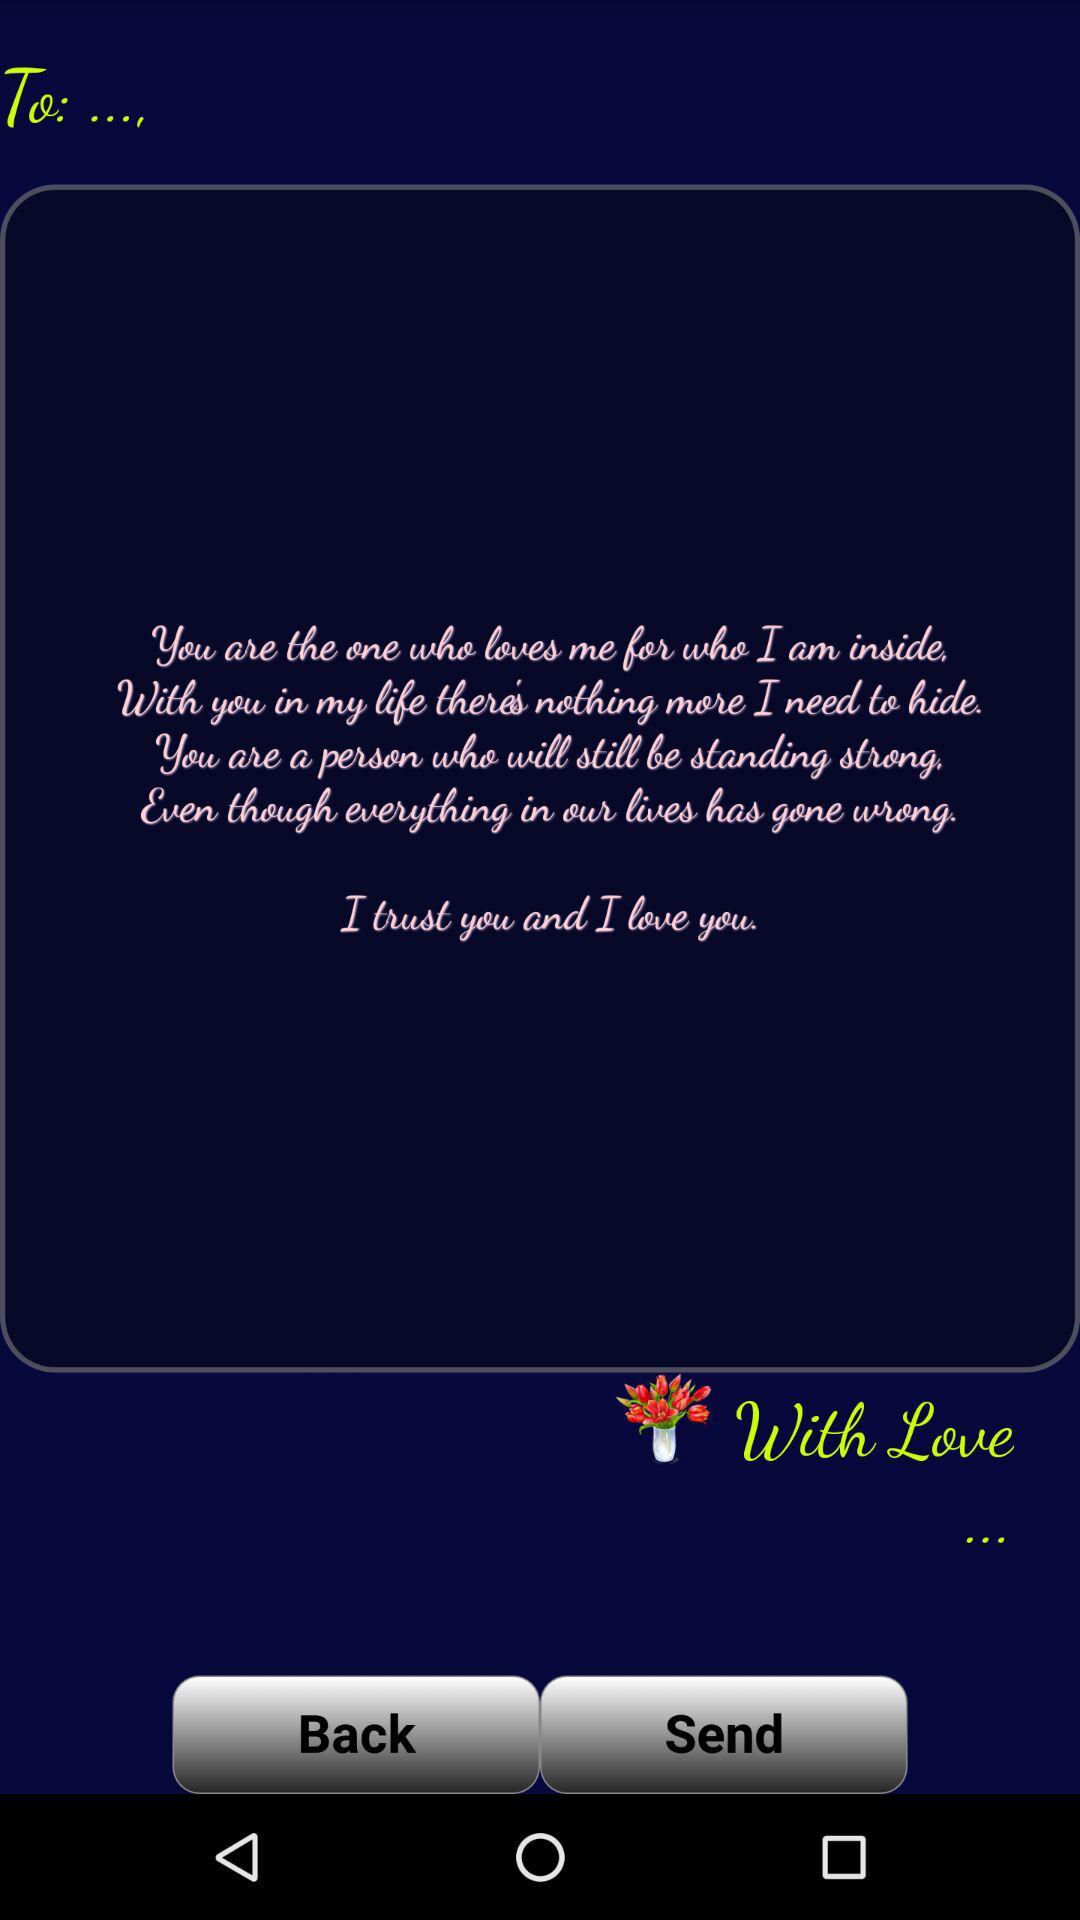 Image resolution: width=1080 pixels, height=1920 pixels. I want to click on back icon, so click(355, 1733).